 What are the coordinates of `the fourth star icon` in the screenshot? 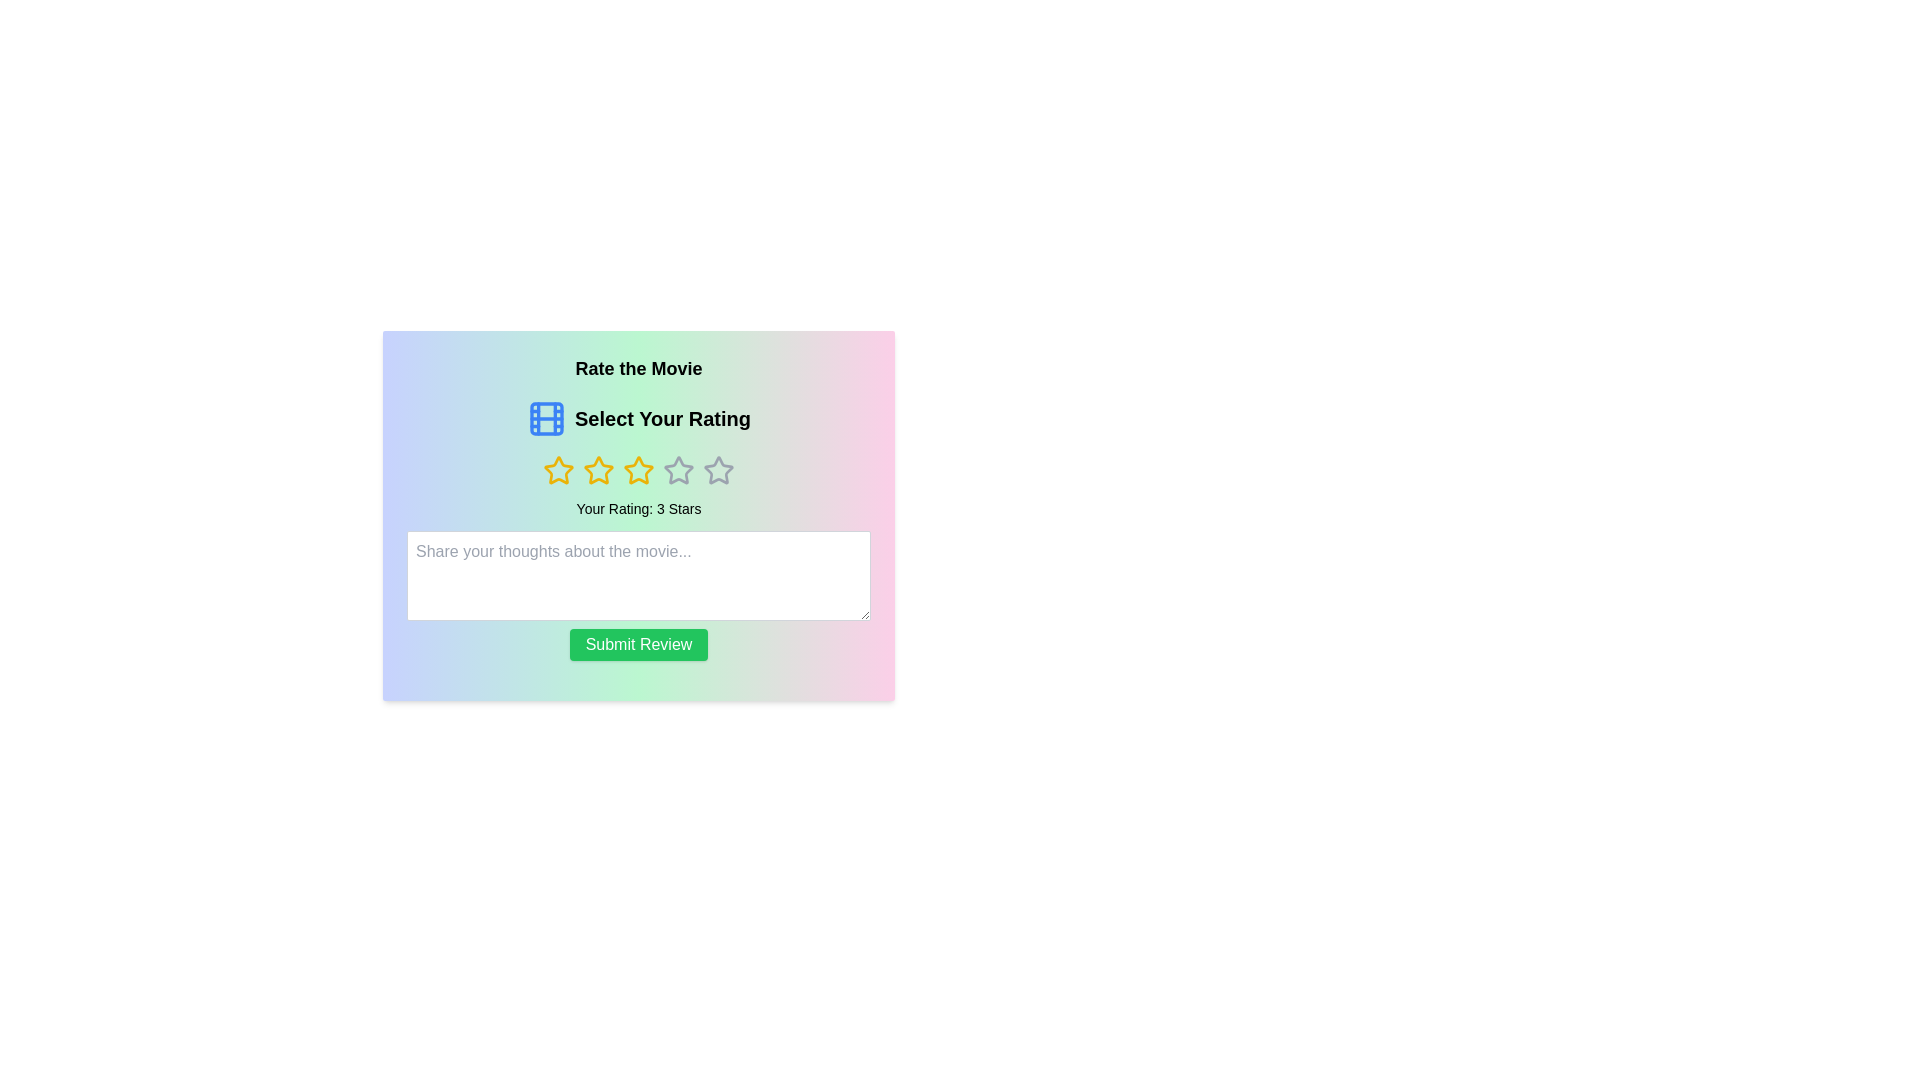 It's located at (678, 470).